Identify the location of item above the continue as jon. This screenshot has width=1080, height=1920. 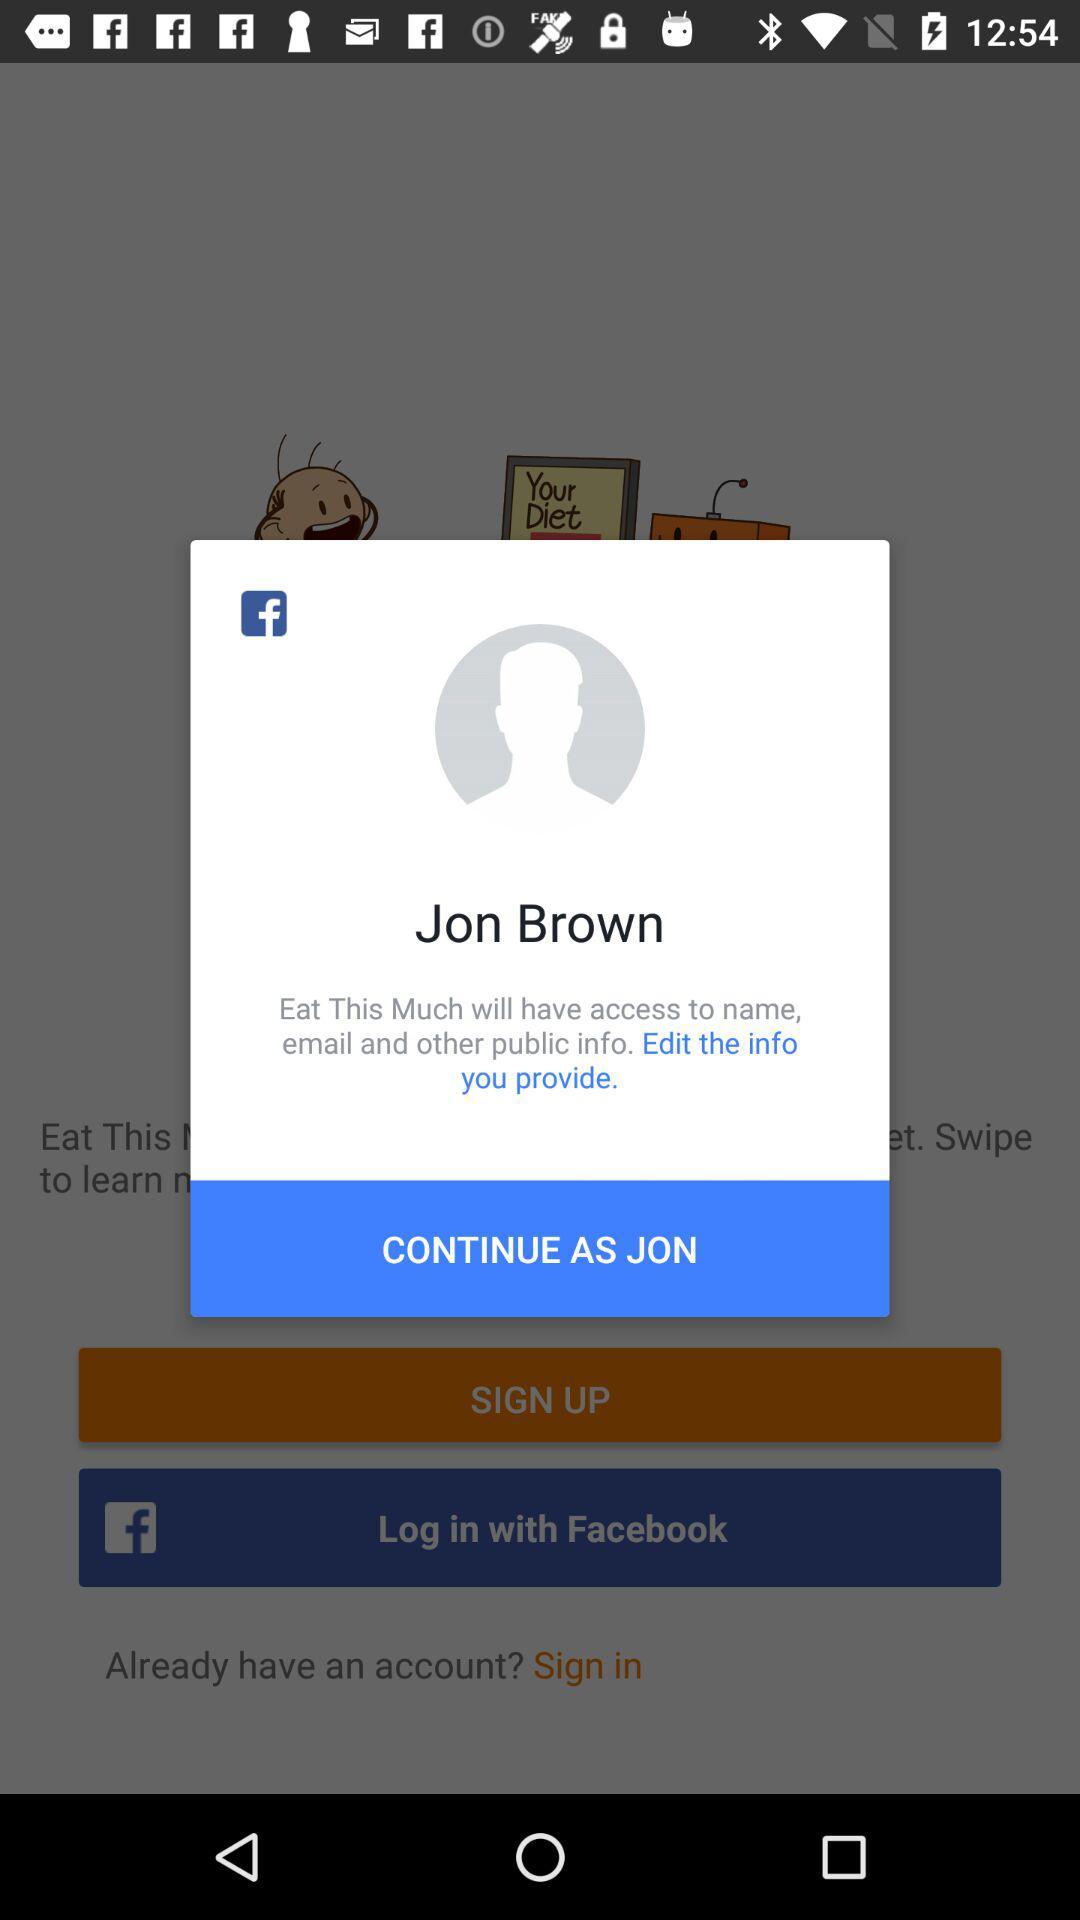
(540, 1041).